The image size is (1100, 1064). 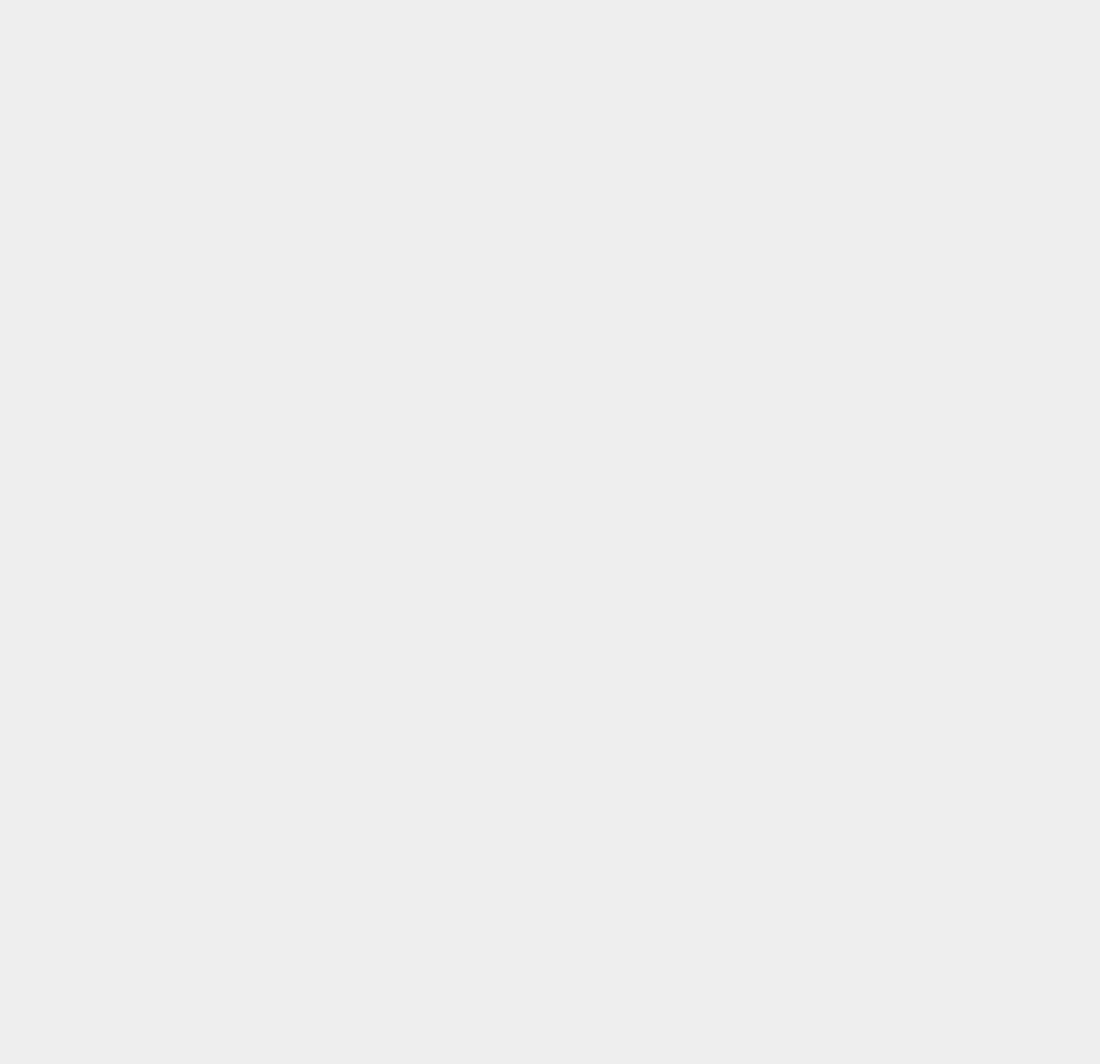 I want to click on 'Meizu', so click(x=796, y=73).